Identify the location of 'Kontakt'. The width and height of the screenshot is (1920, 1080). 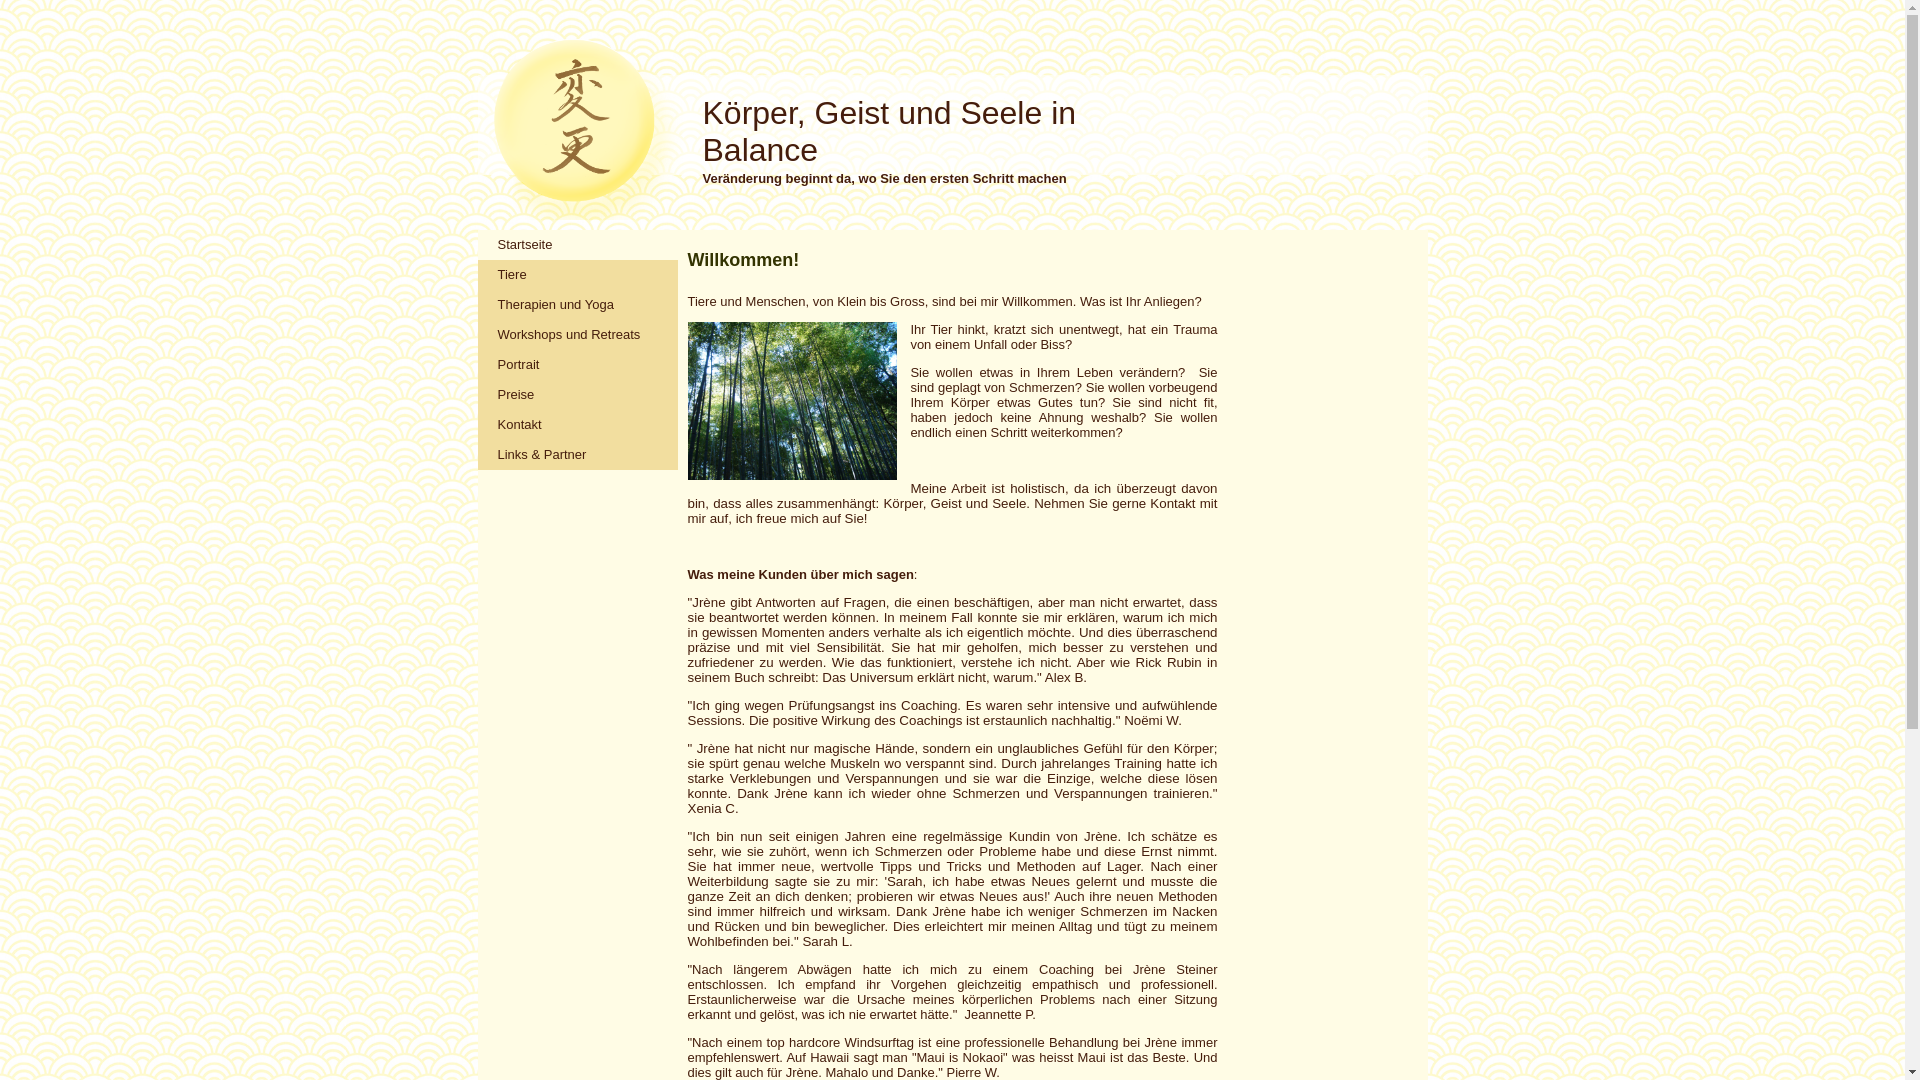
(576, 423).